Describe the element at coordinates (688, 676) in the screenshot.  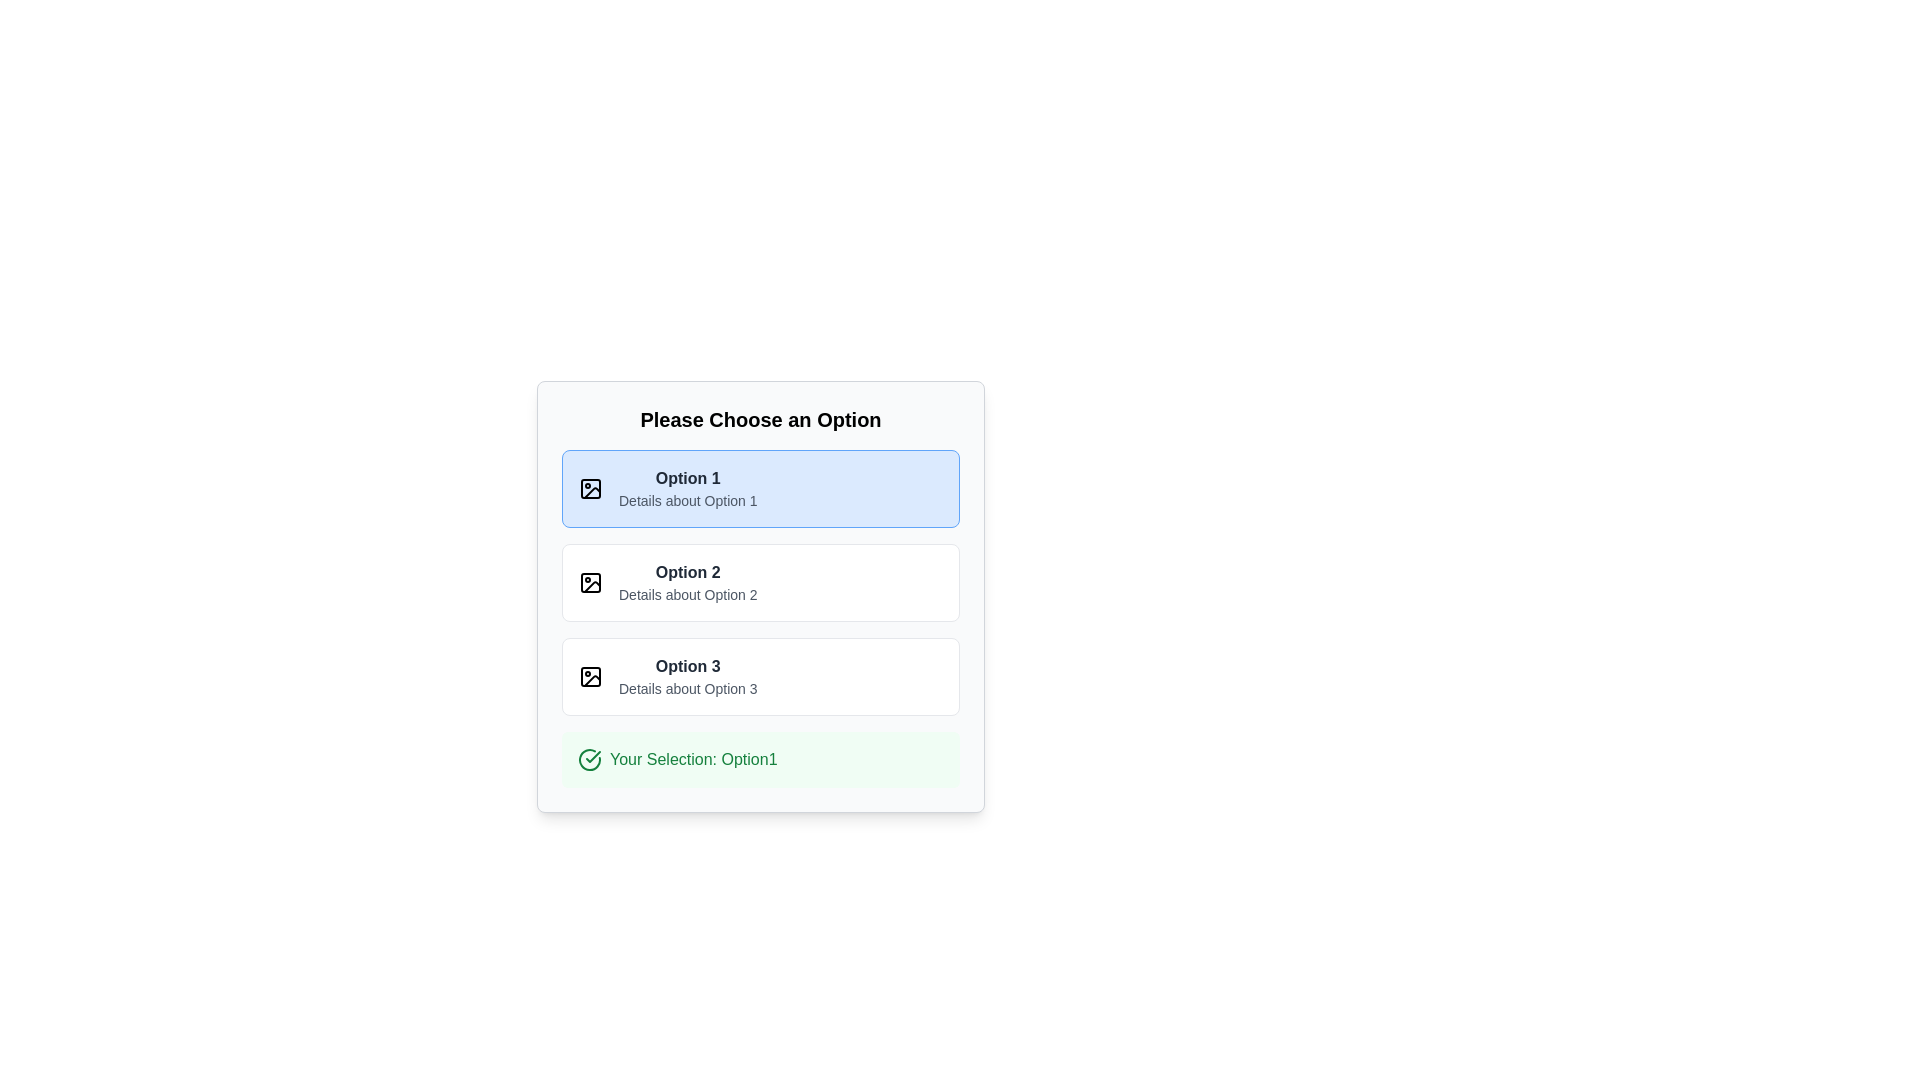
I see `the Text Display element that contains the title 'Option 3' and subtitle 'Details about Option 3', located below 'Option 2' and above 'Your Selection: Option1'` at that location.